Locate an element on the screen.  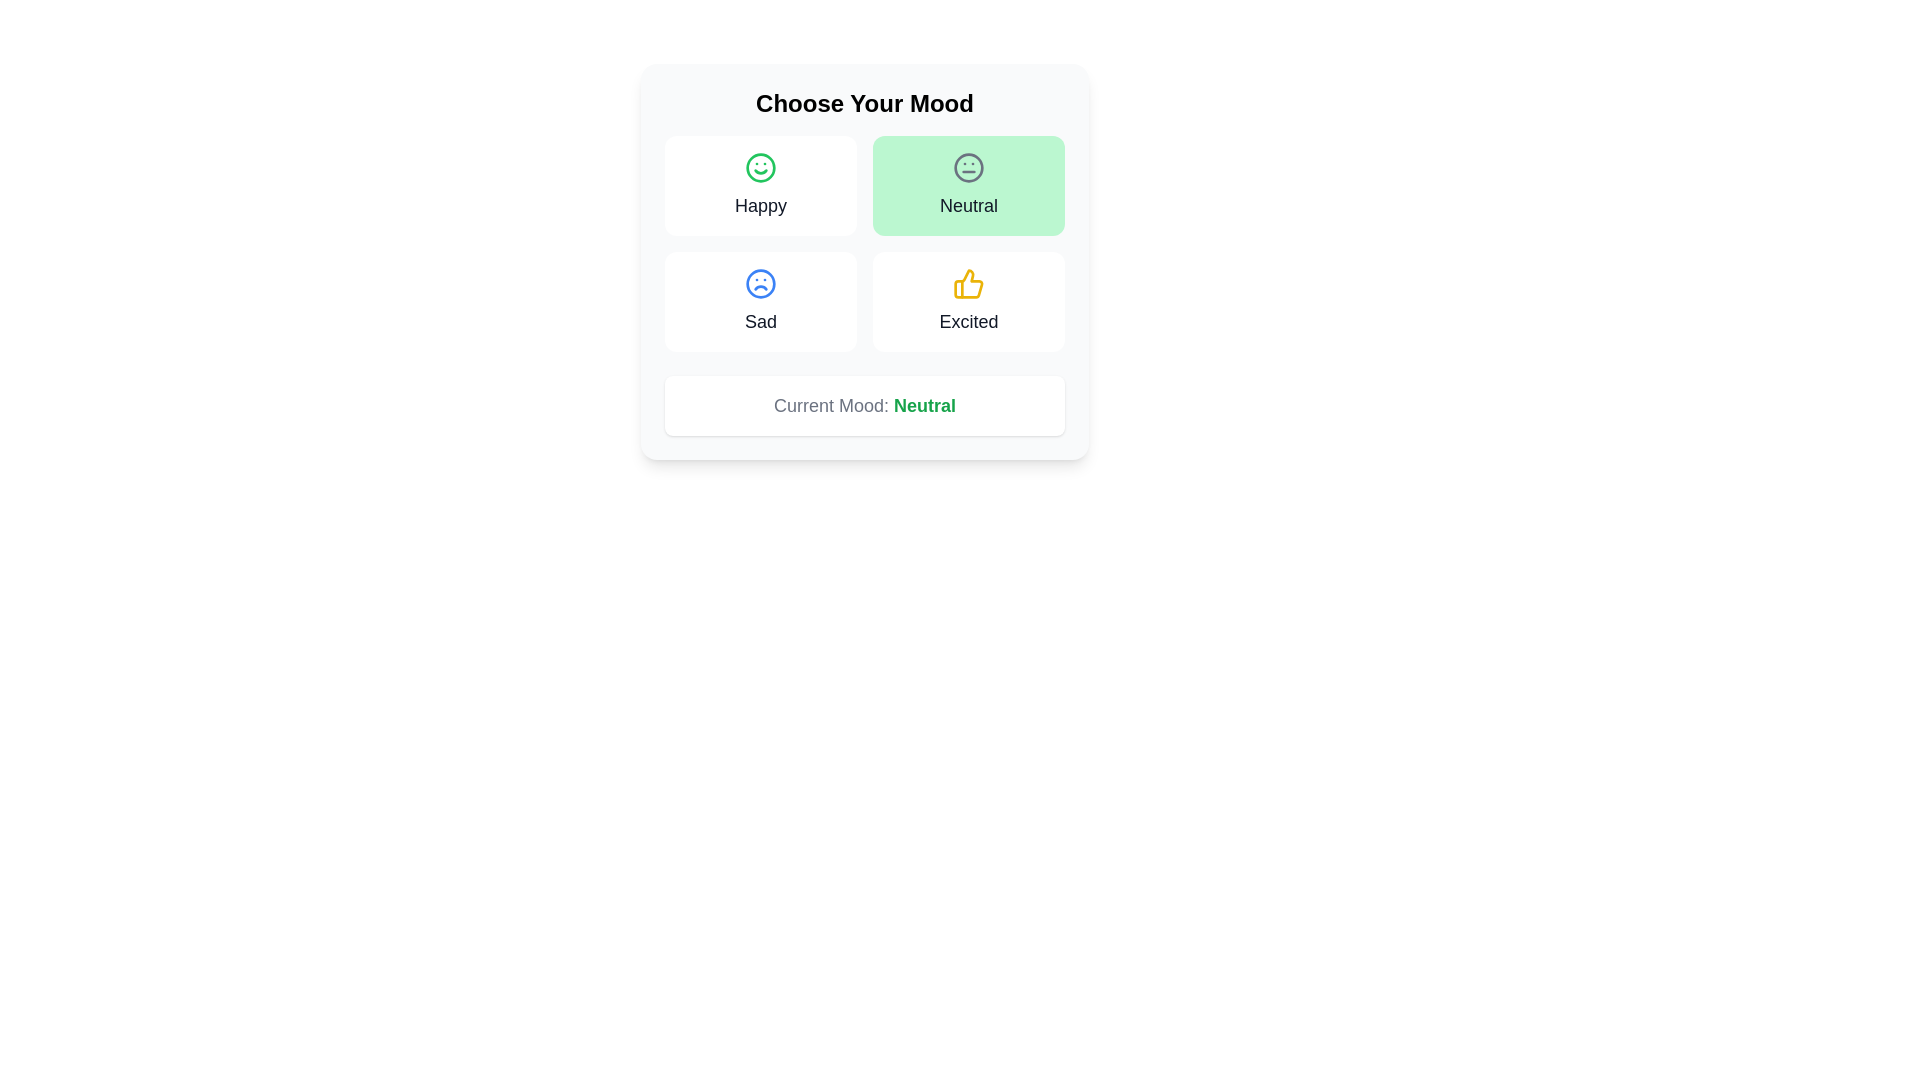
the neutral mood button located in the second column of the first row of the mood options grid is located at coordinates (969, 185).